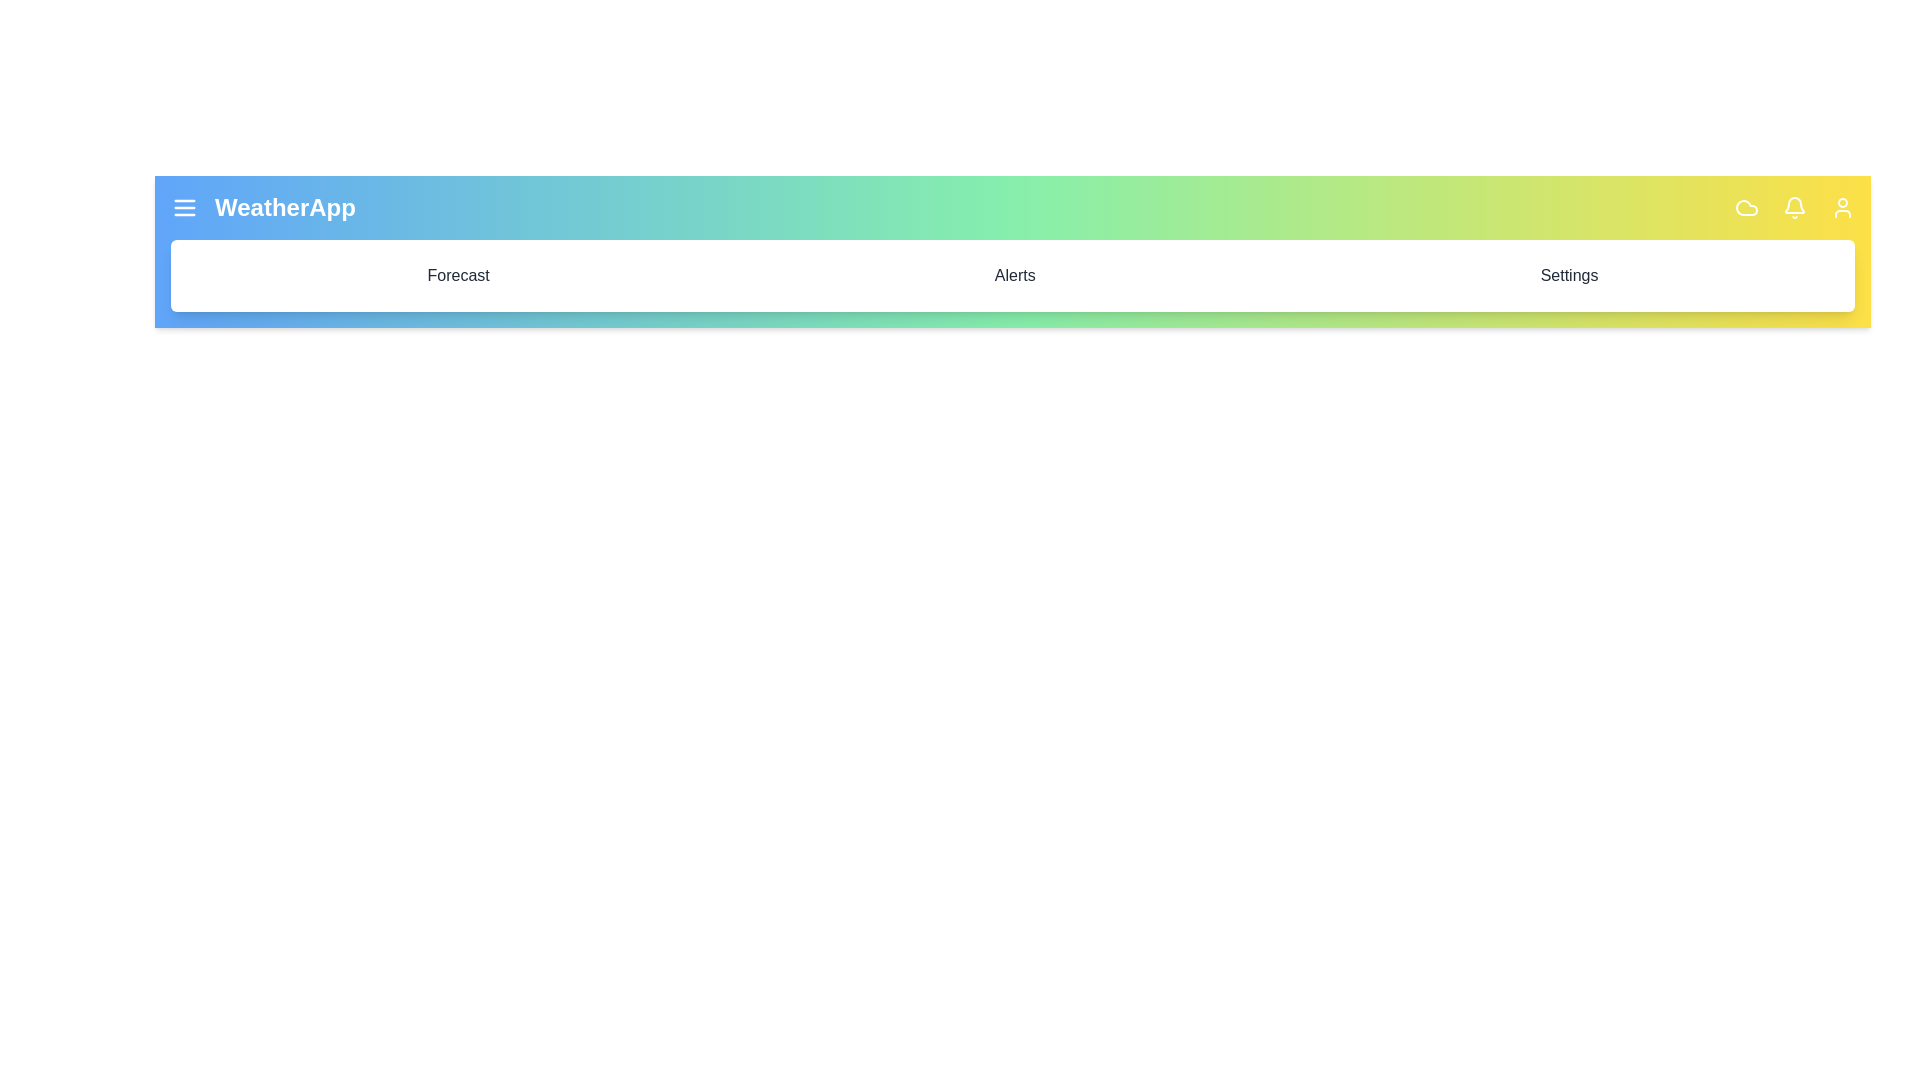 The image size is (1920, 1080). What do you see at coordinates (1568, 276) in the screenshot?
I see `the 'Settings' menu item` at bounding box center [1568, 276].